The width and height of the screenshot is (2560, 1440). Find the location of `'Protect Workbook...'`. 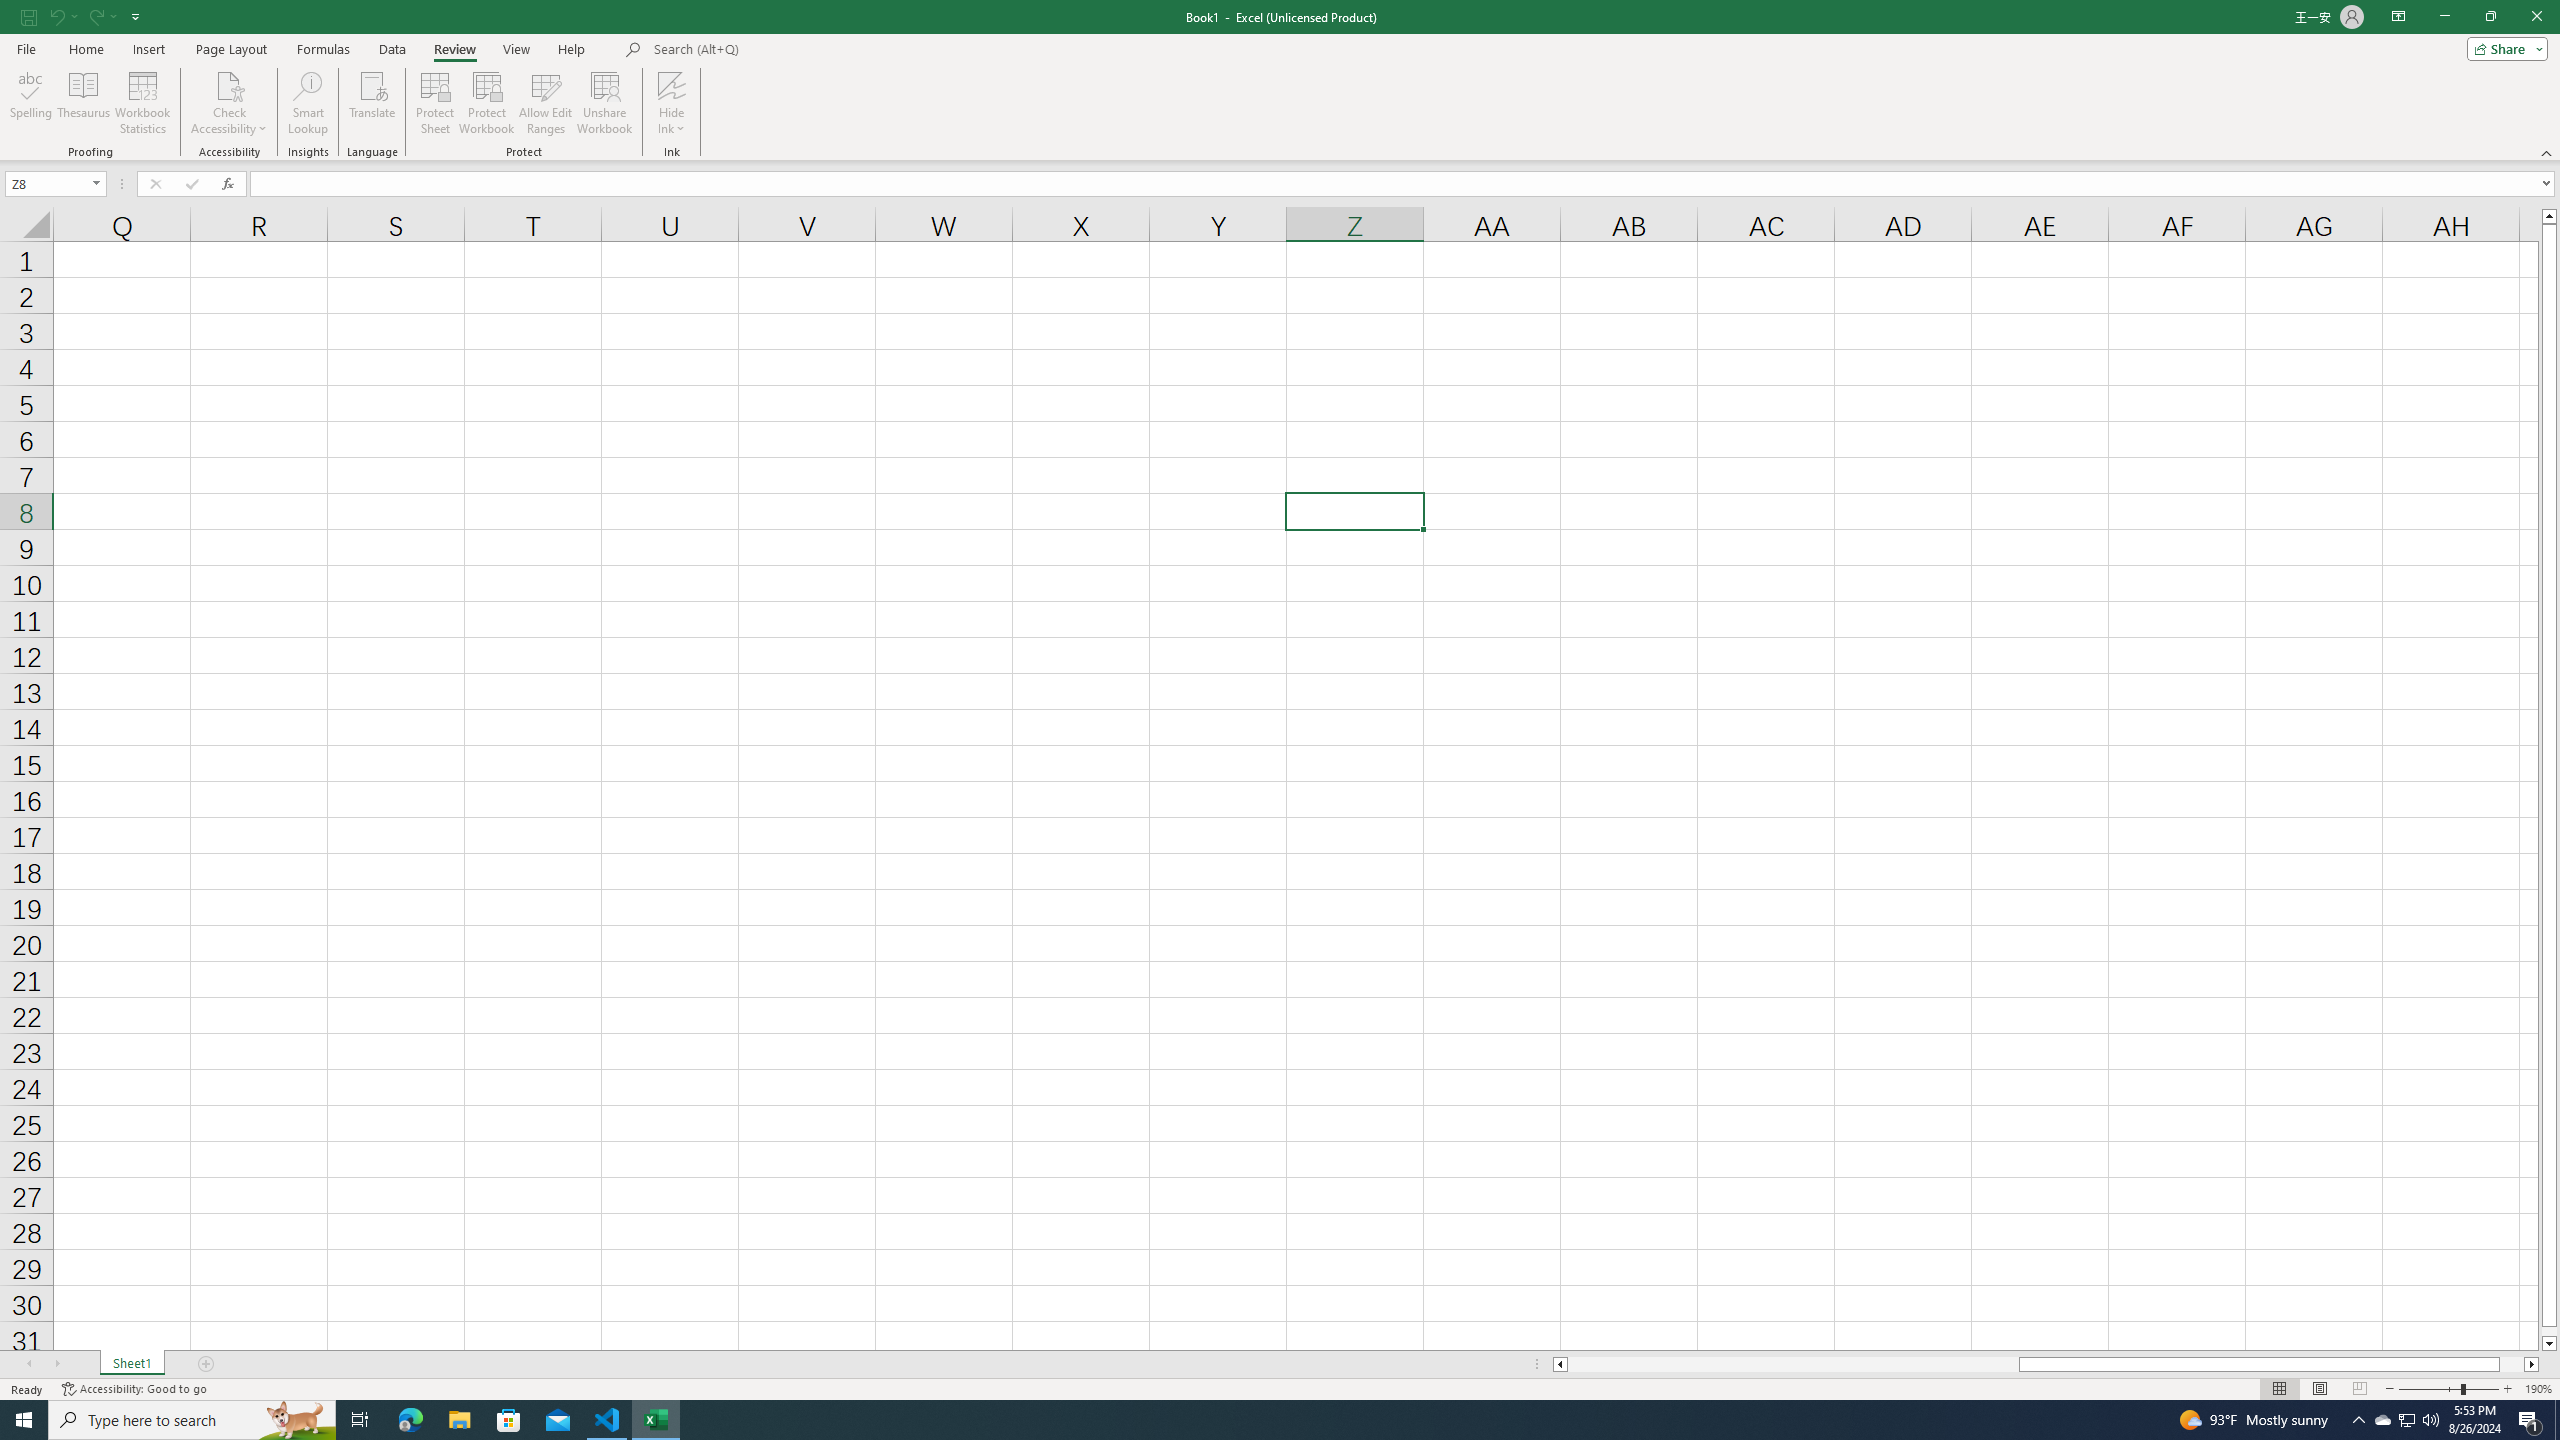

'Protect Workbook...' is located at coordinates (486, 103).